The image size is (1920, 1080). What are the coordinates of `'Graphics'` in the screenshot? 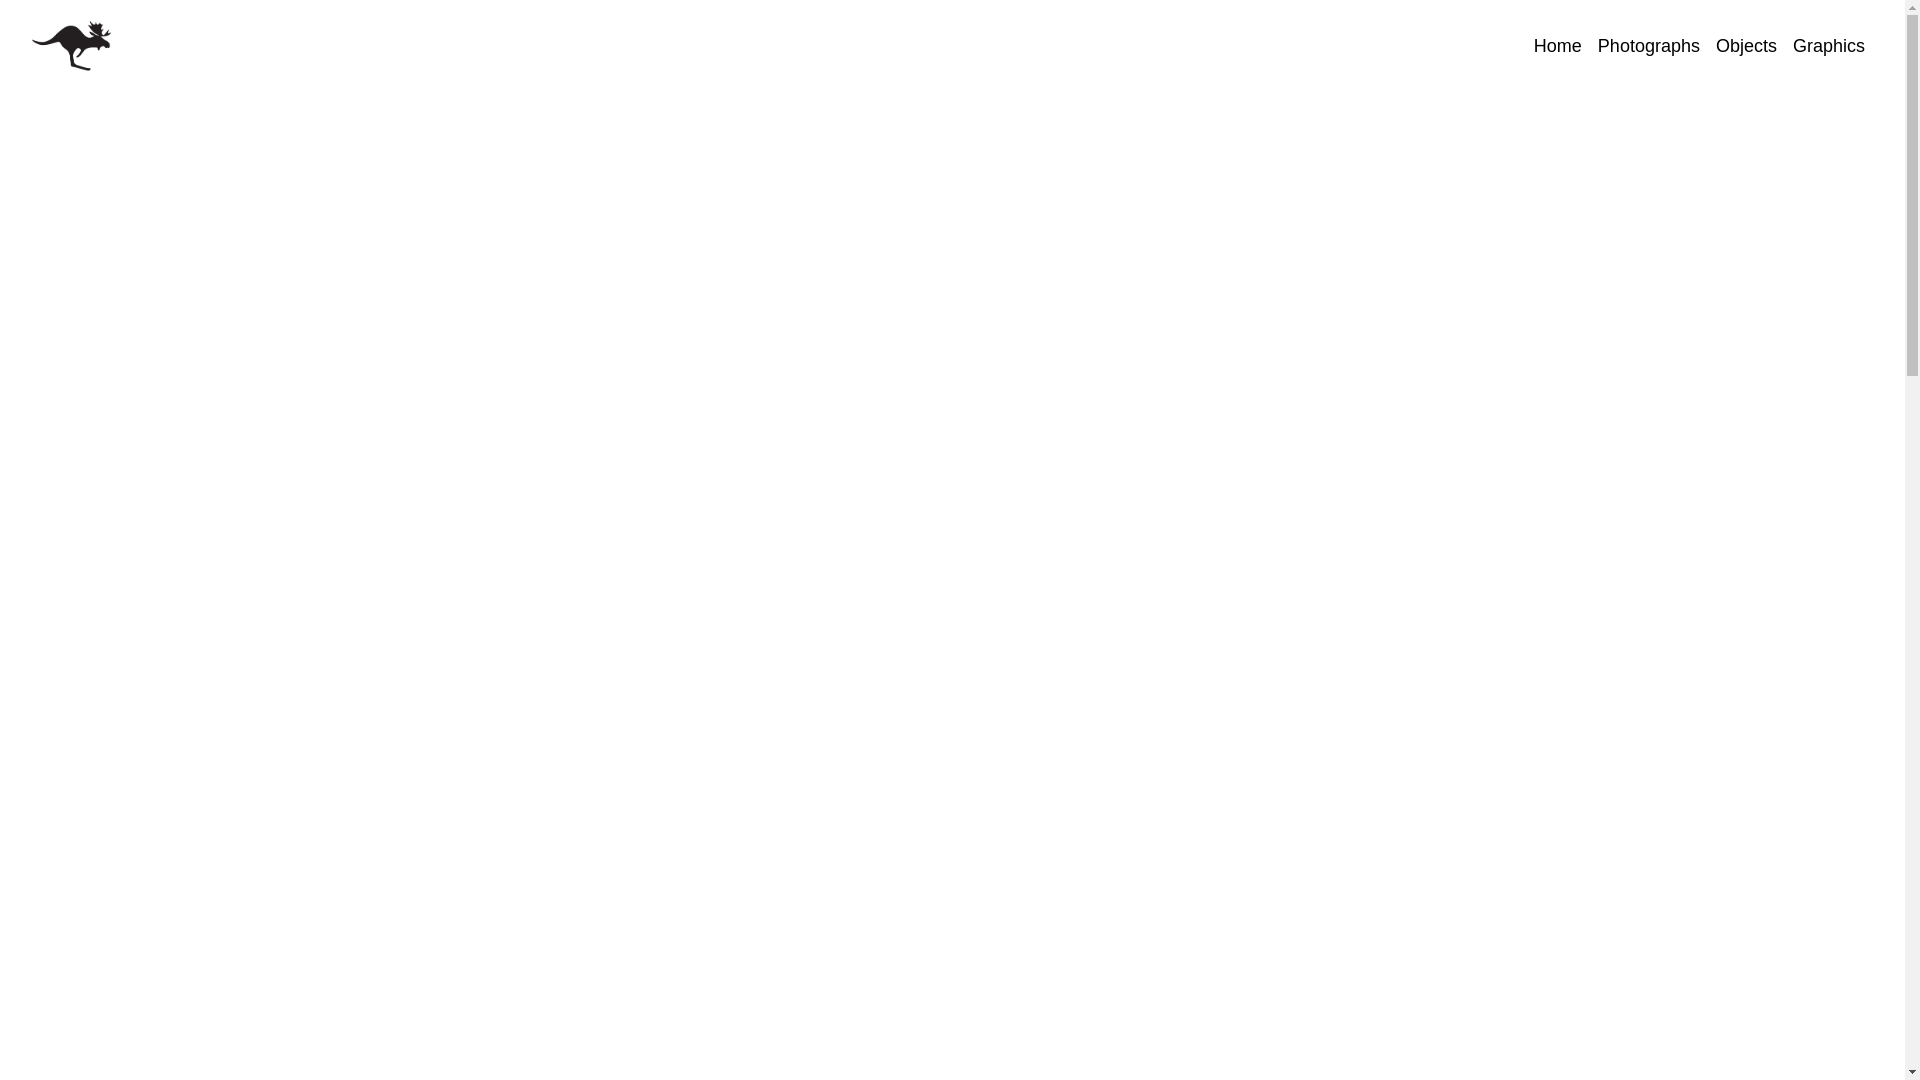 It's located at (1785, 45).